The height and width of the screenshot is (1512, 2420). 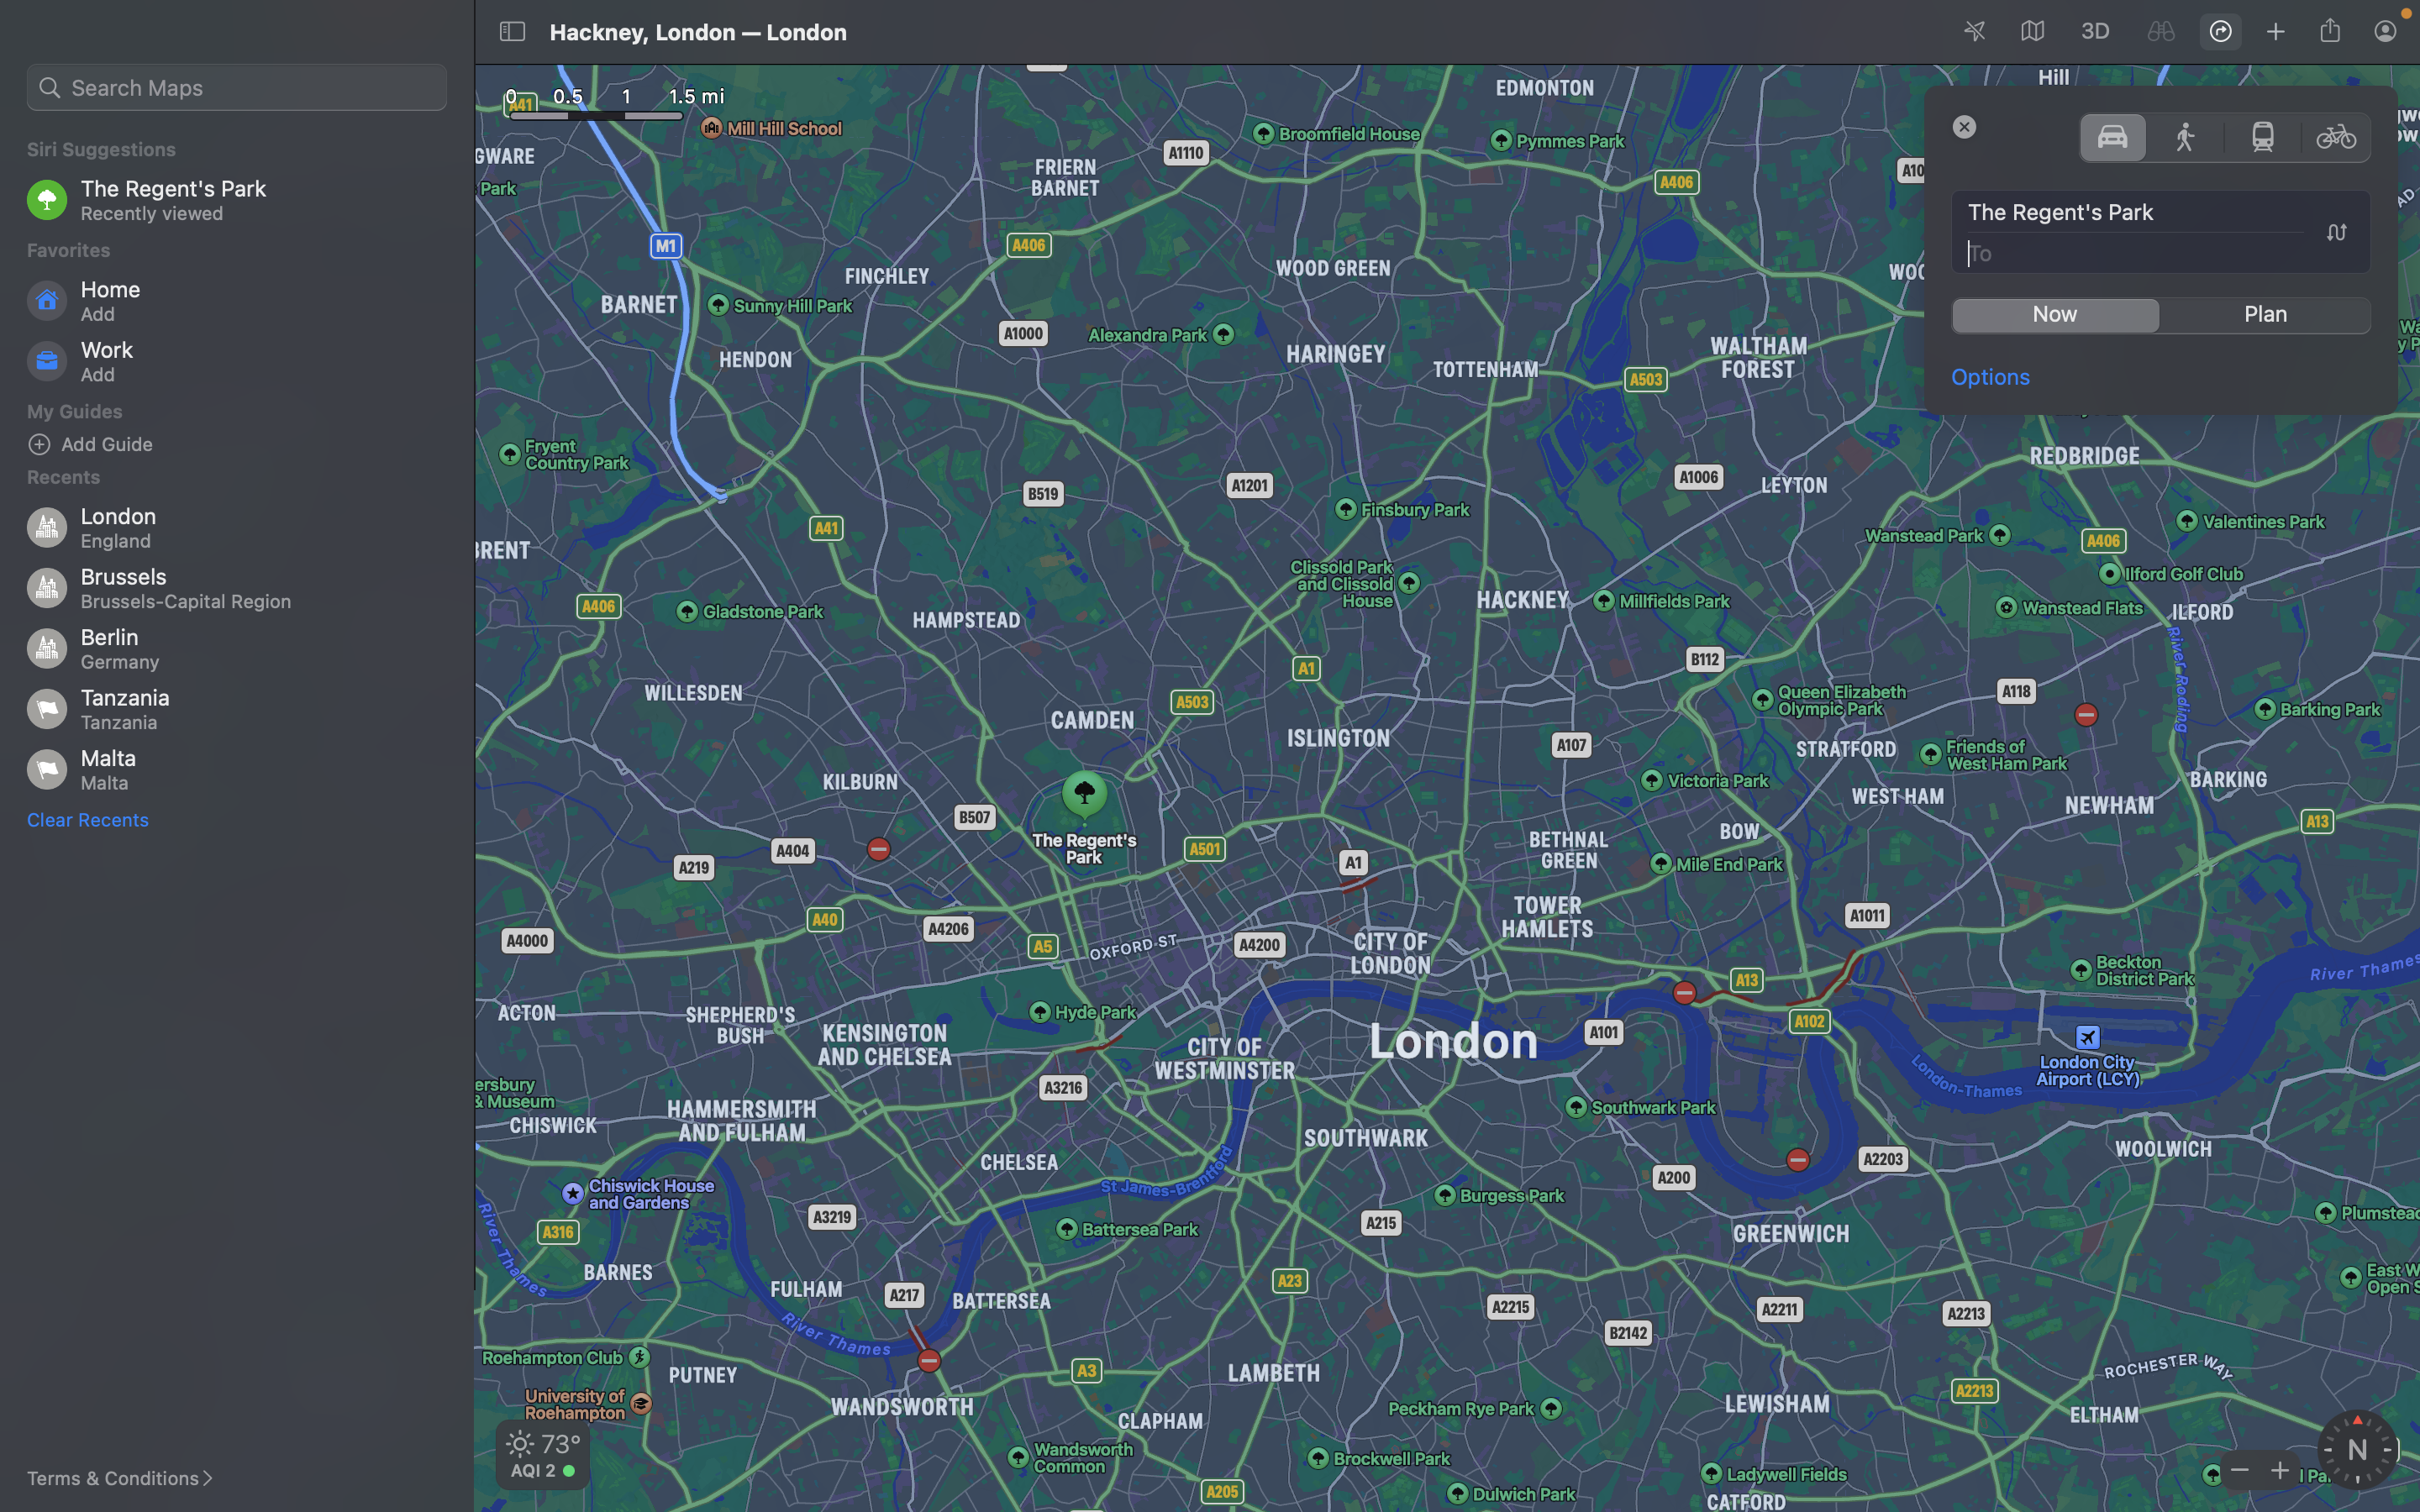 What do you see at coordinates (2162, 251) in the screenshot?
I see `Locate the "destination" box, fill it with Paris and finalize with the enter key` at bounding box center [2162, 251].